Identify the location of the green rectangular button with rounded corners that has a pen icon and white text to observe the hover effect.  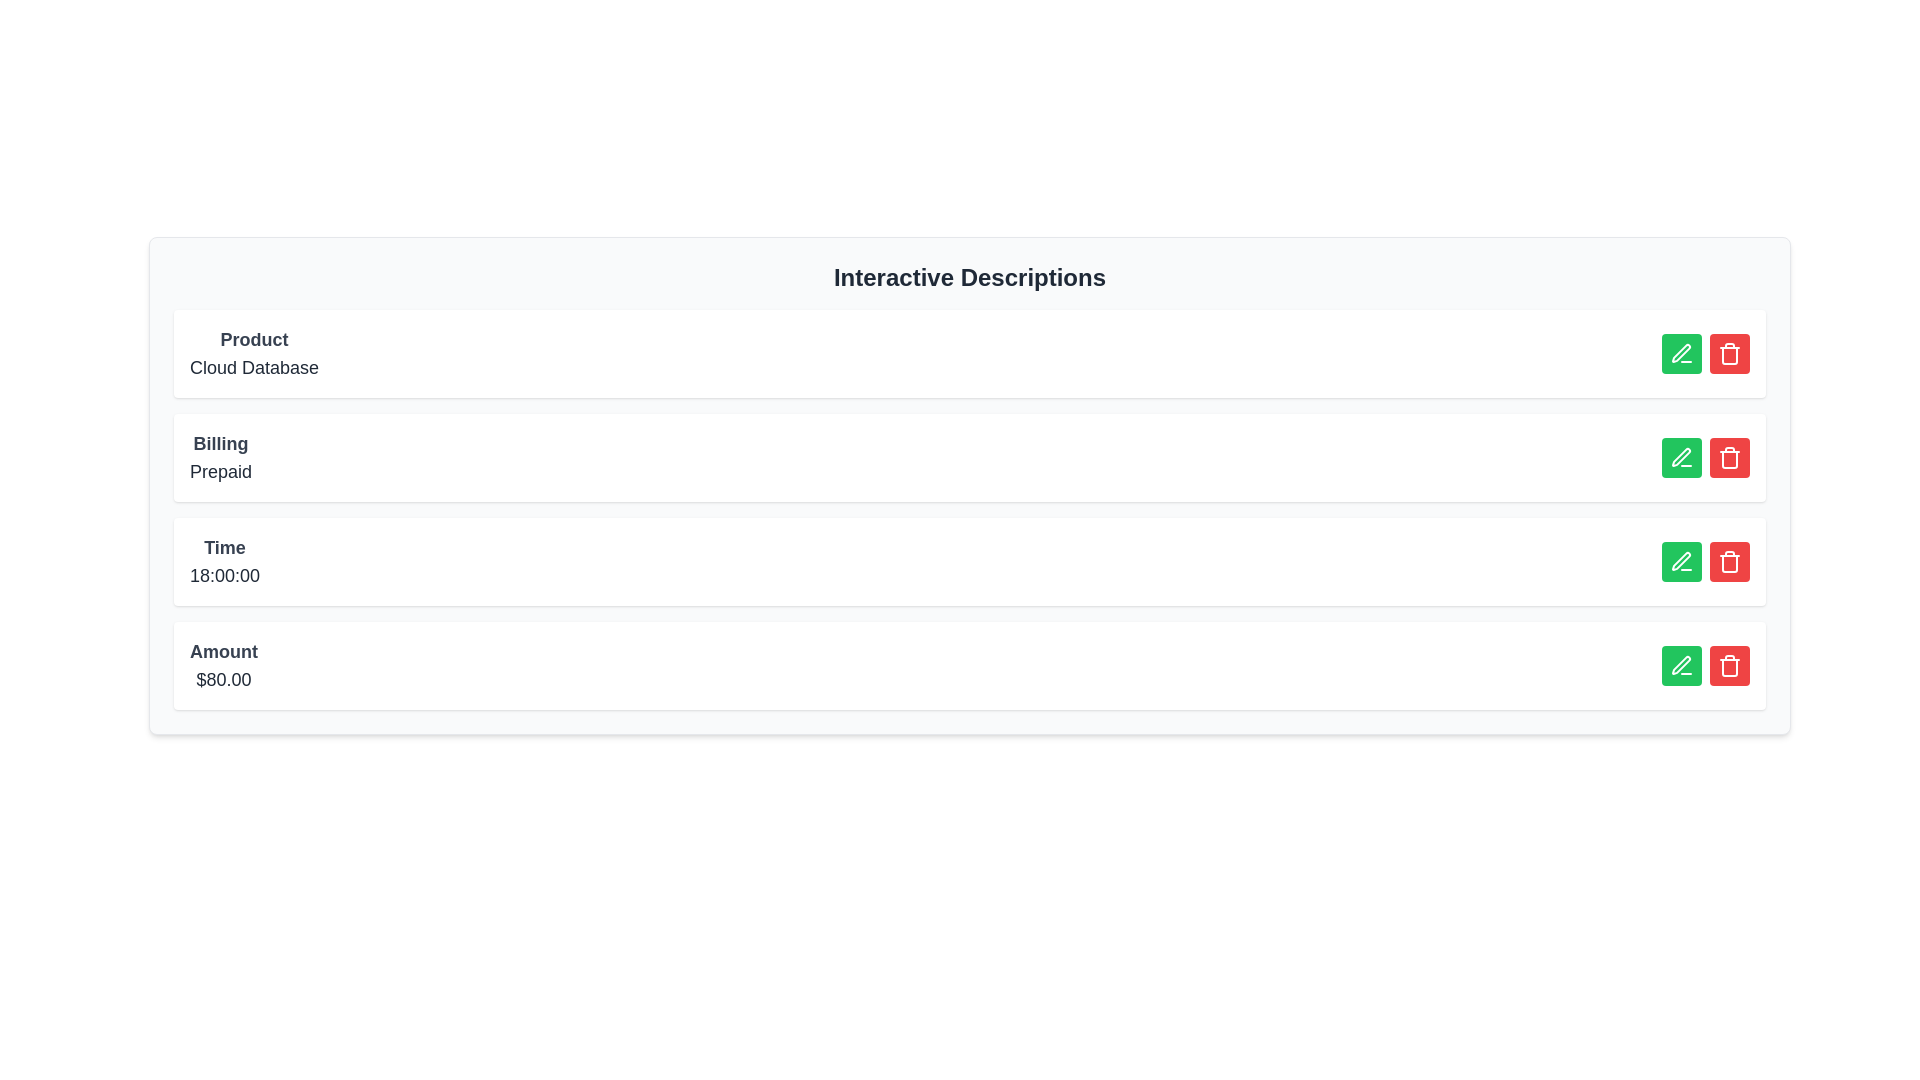
(1680, 458).